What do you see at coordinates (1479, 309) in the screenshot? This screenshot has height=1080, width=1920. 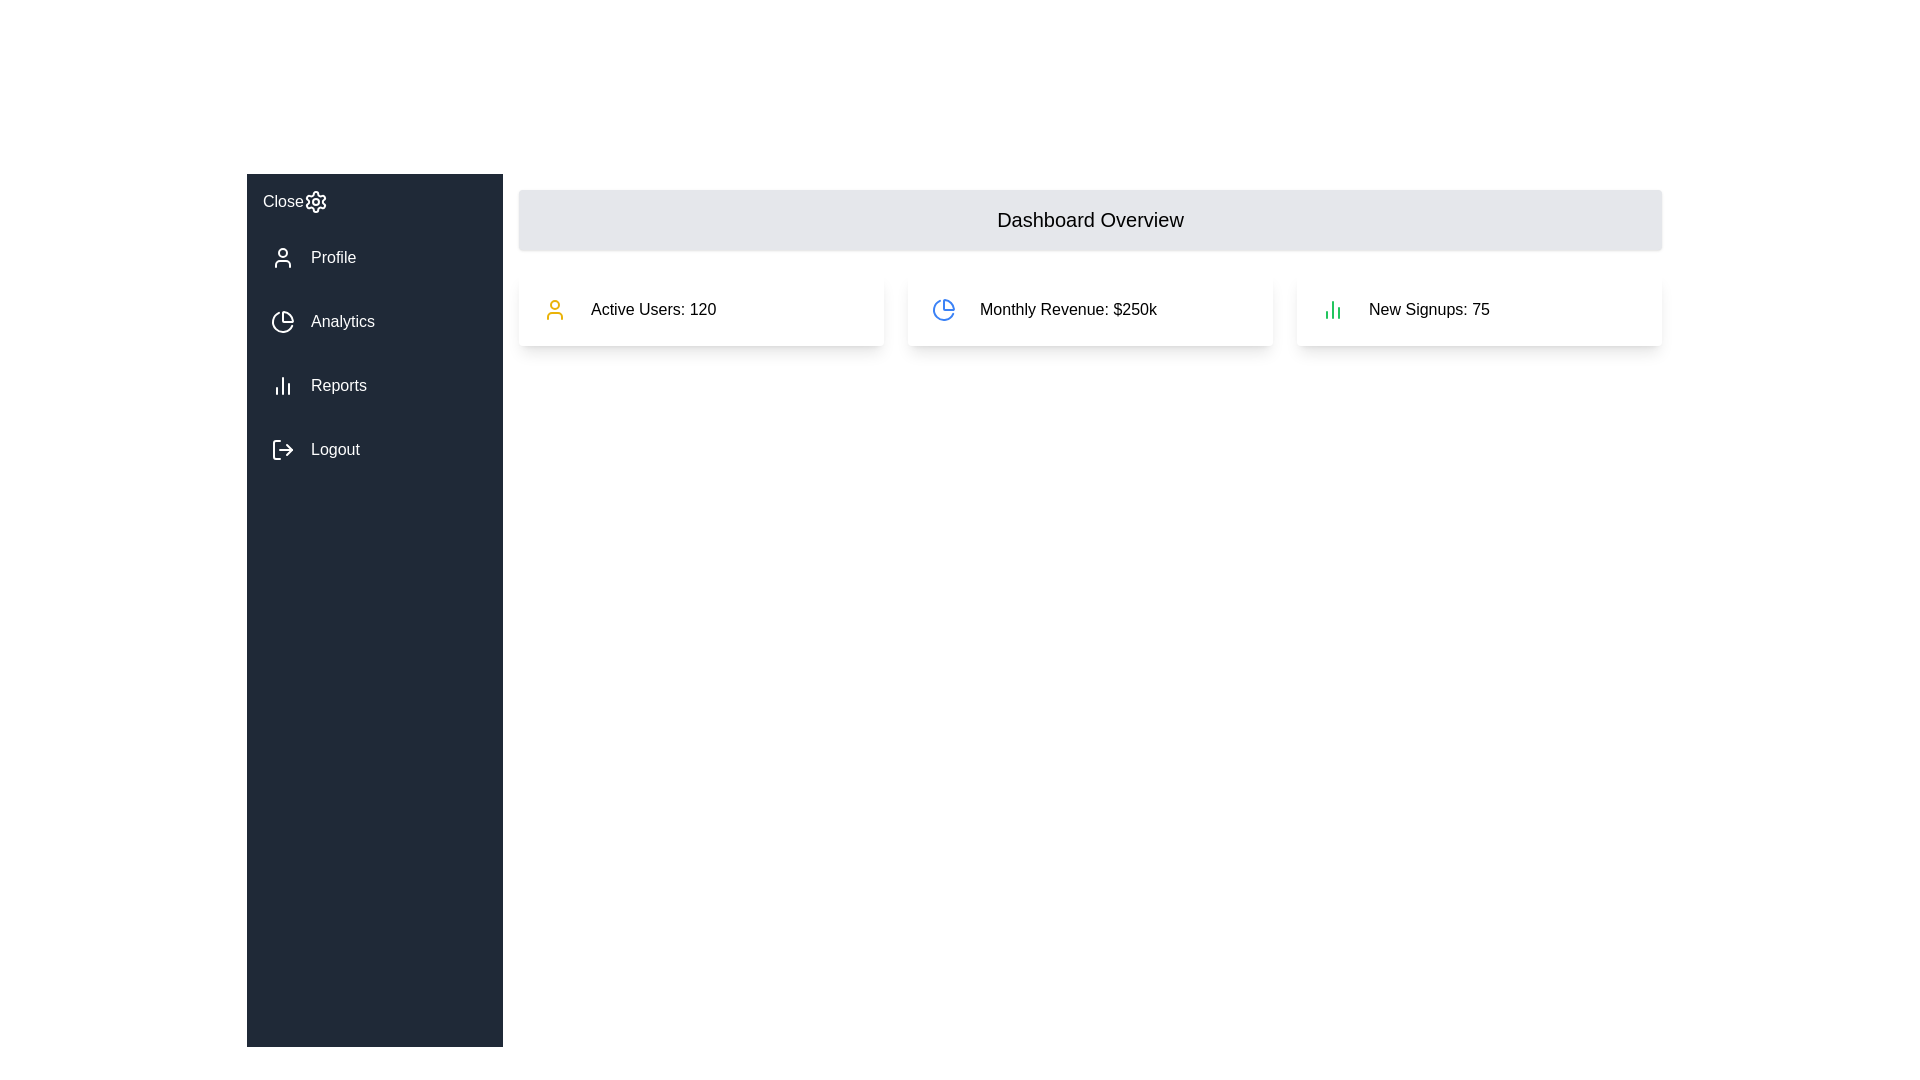 I see `the Informational Card displaying new user signups, which is the third card in a horizontal grid of three cards in the top-right corner of the visible area` at bounding box center [1479, 309].